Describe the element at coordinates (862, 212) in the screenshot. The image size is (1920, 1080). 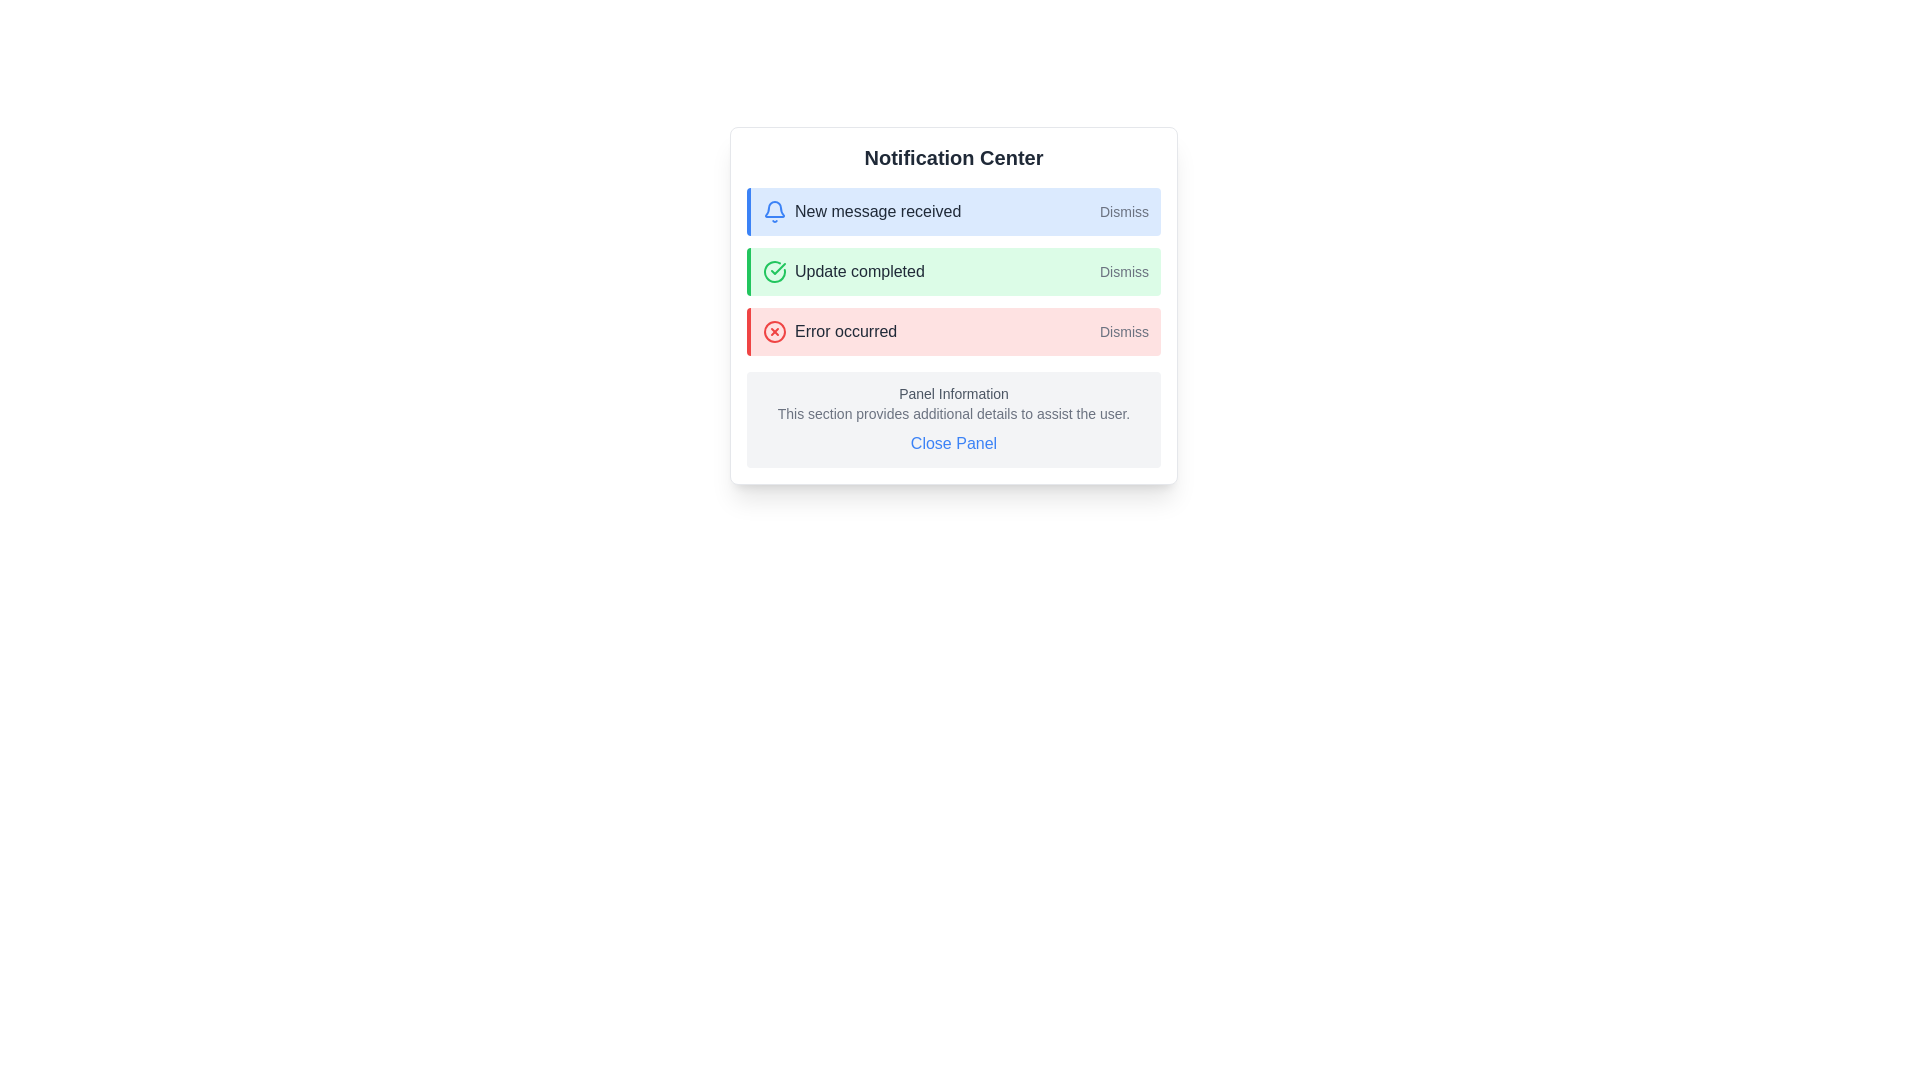
I see `the notification label displaying 'New message received' with a bell icon, which is the first notification in the vertical list` at that location.